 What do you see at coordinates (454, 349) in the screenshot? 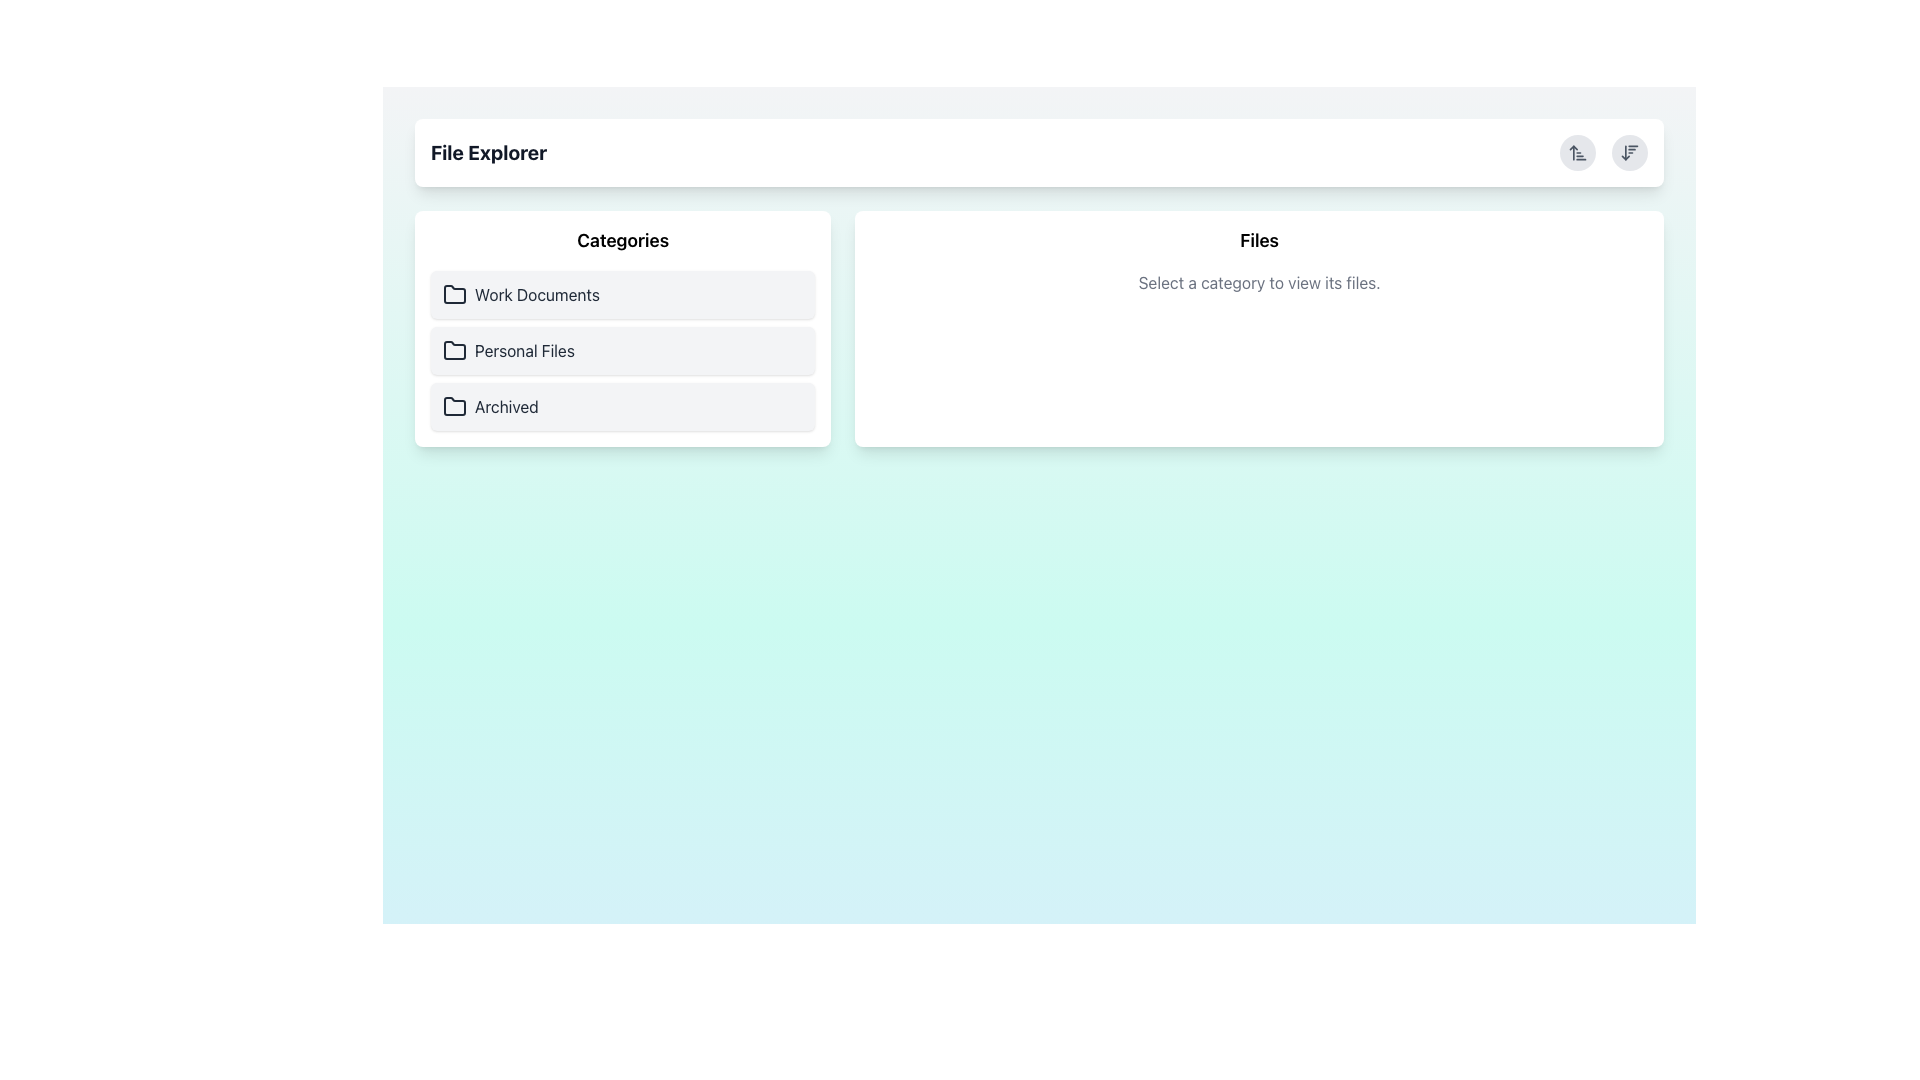
I see `the folder icon representing 'Personal Files', which is the second item in the vertical list under the 'Categories' section` at bounding box center [454, 349].